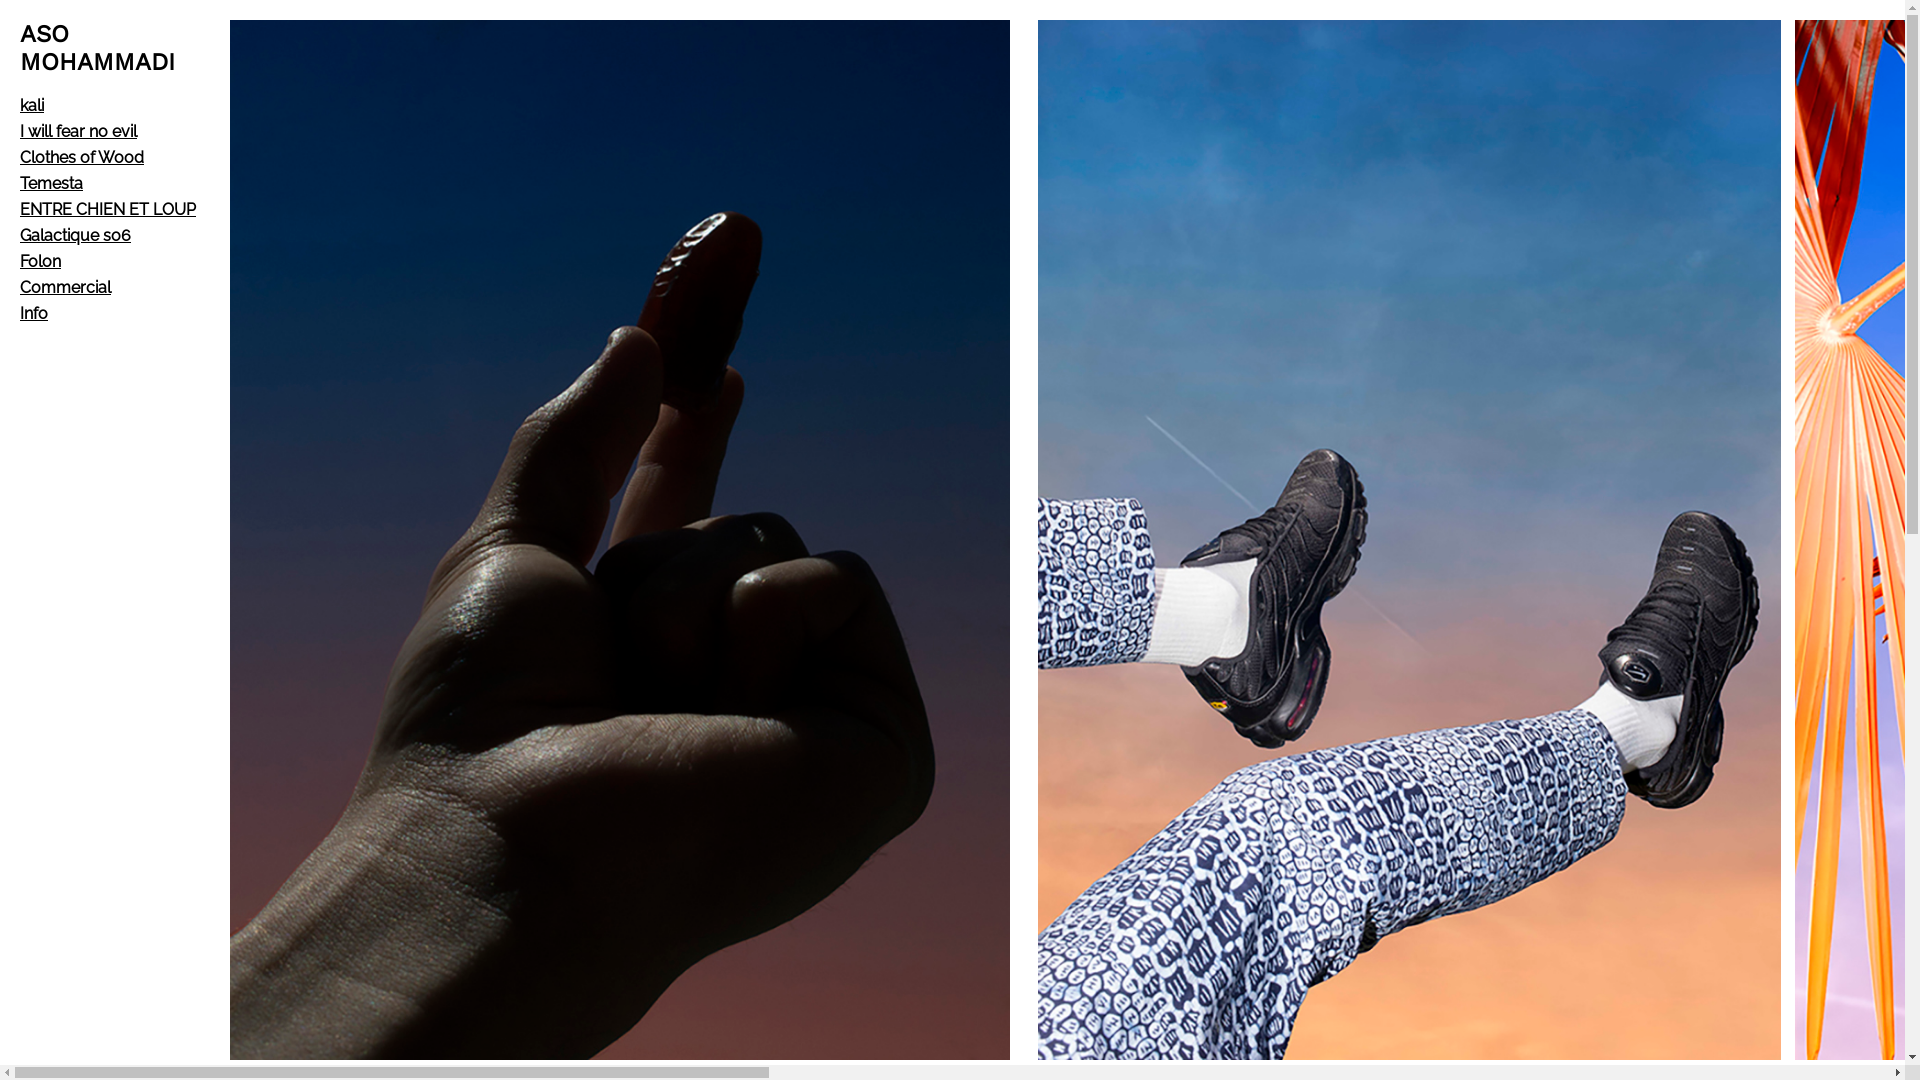 The image size is (1920, 1080). Describe the element at coordinates (19, 183) in the screenshot. I see `'Temesta'` at that location.